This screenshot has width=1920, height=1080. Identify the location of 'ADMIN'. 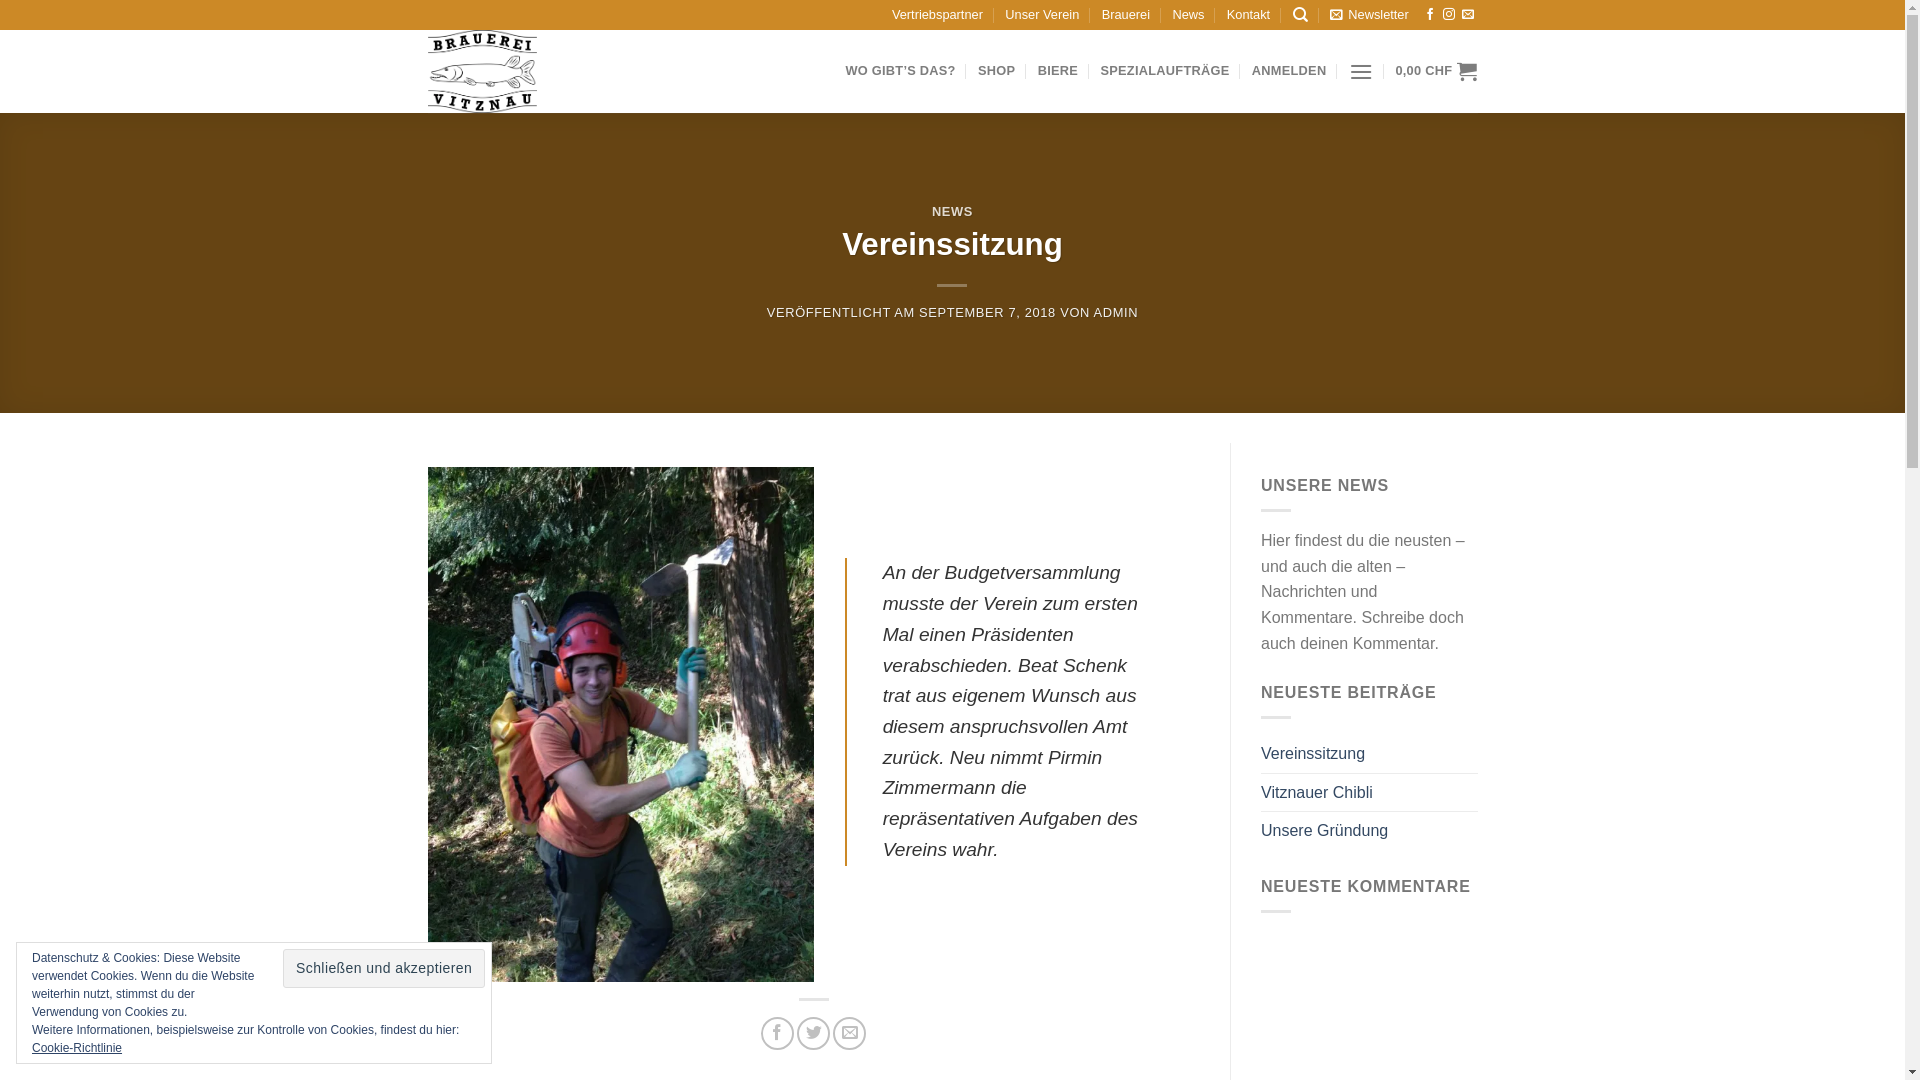
(1115, 312).